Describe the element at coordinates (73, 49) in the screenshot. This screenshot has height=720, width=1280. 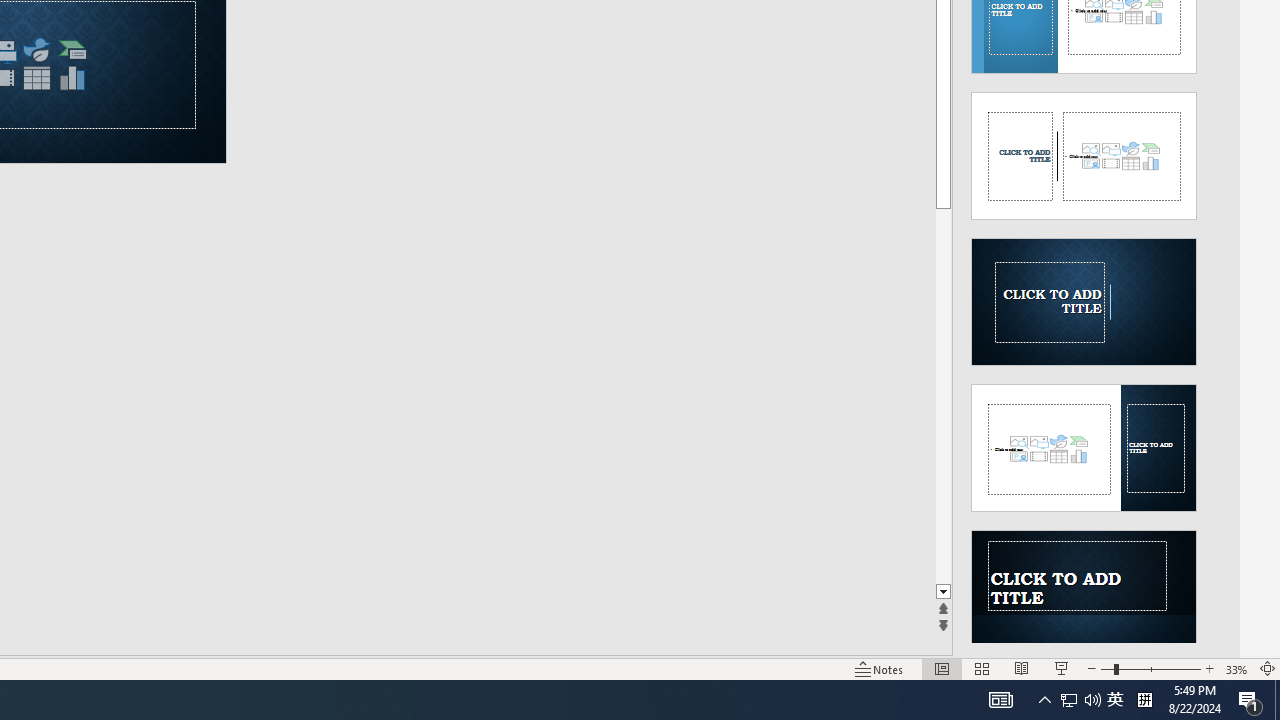
I see `'Insert a SmartArt Graphic'` at that location.